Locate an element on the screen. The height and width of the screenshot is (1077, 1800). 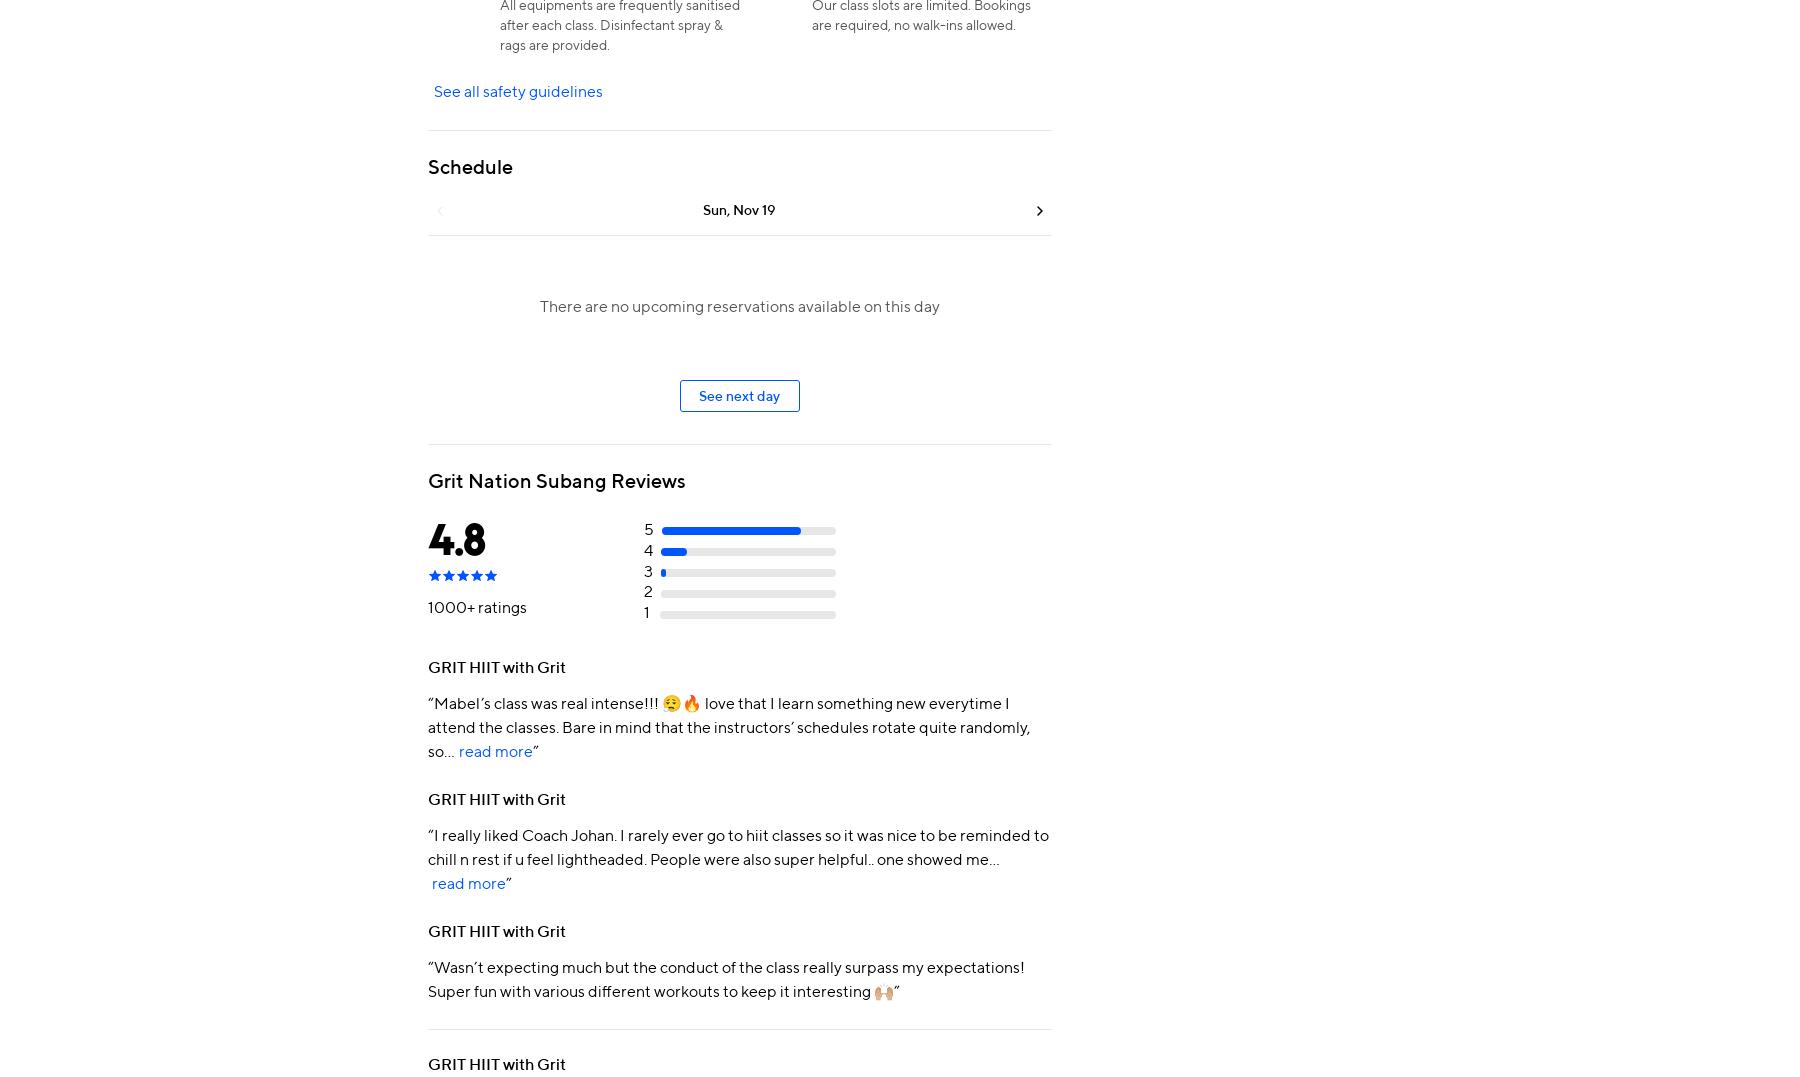
'See all safety guidelines' is located at coordinates (517, 90).